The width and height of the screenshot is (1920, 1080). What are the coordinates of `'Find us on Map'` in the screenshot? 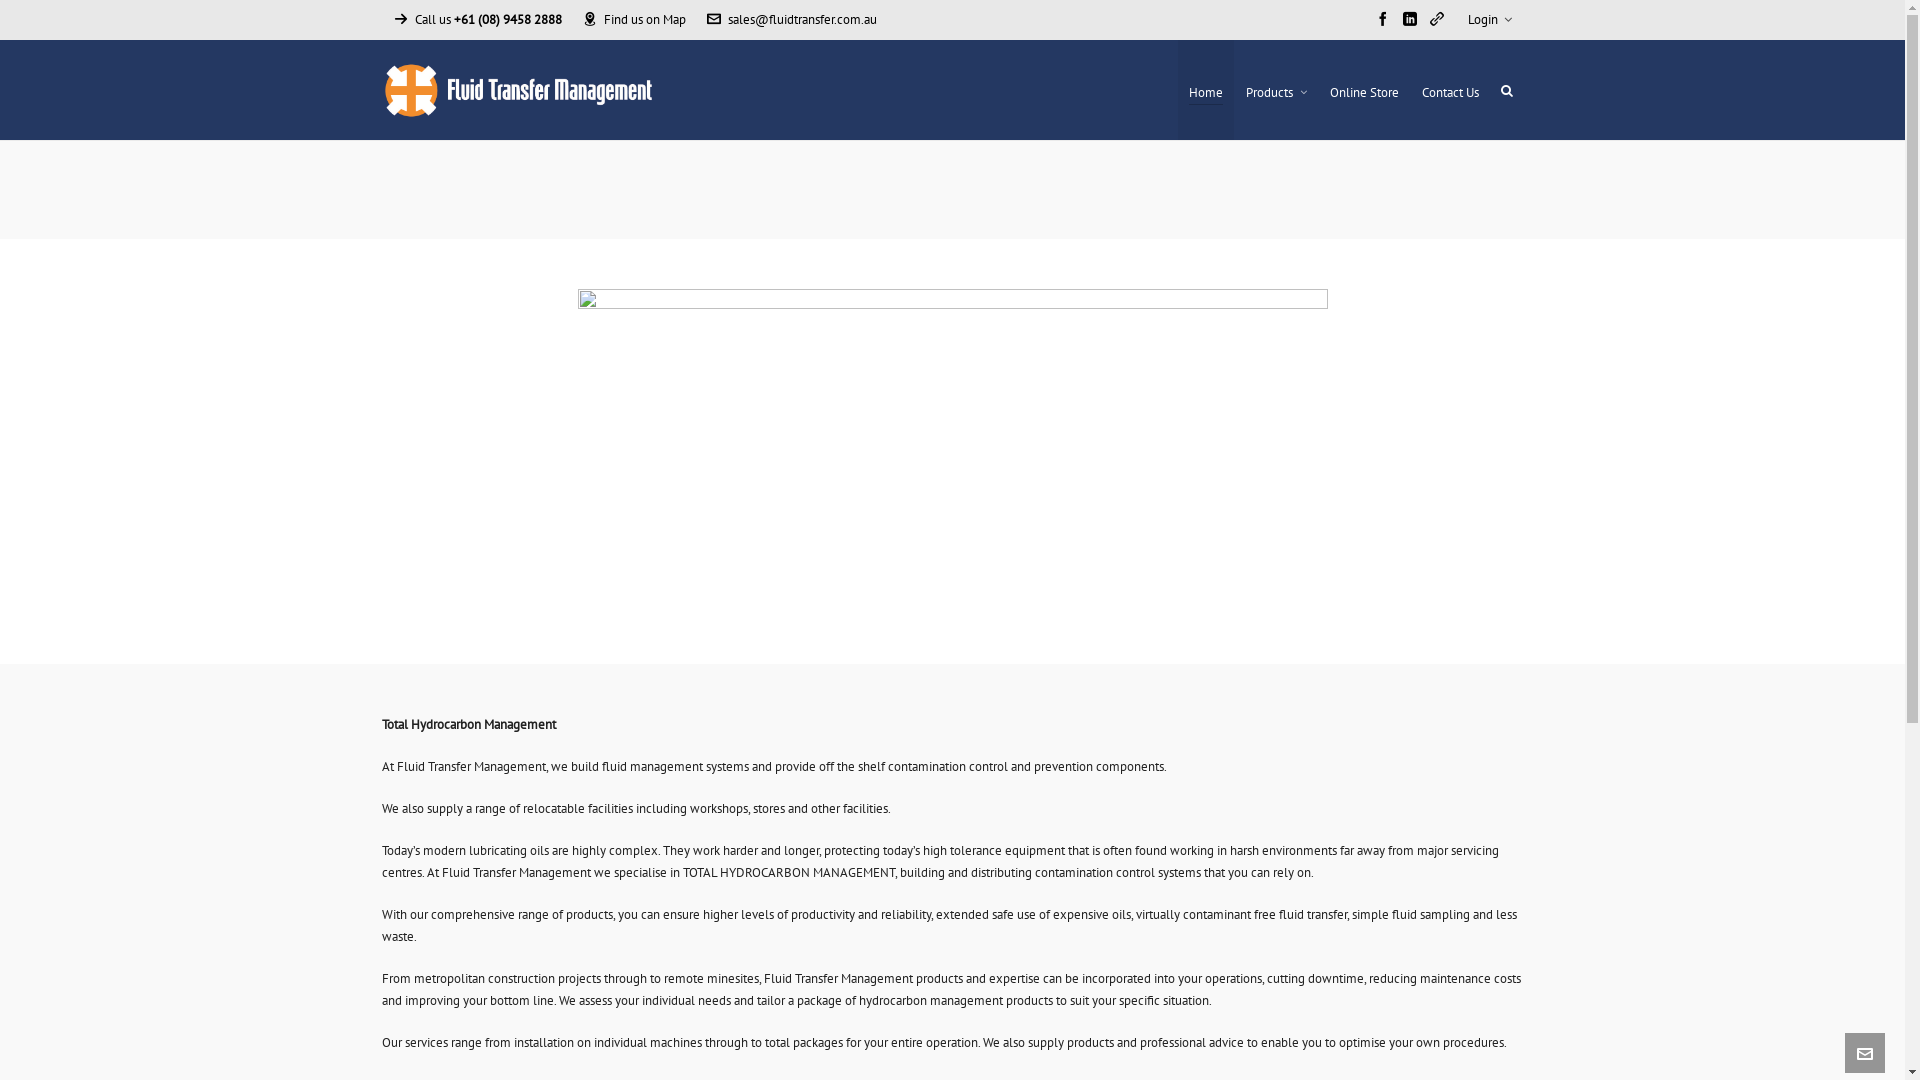 It's located at (632, 19).